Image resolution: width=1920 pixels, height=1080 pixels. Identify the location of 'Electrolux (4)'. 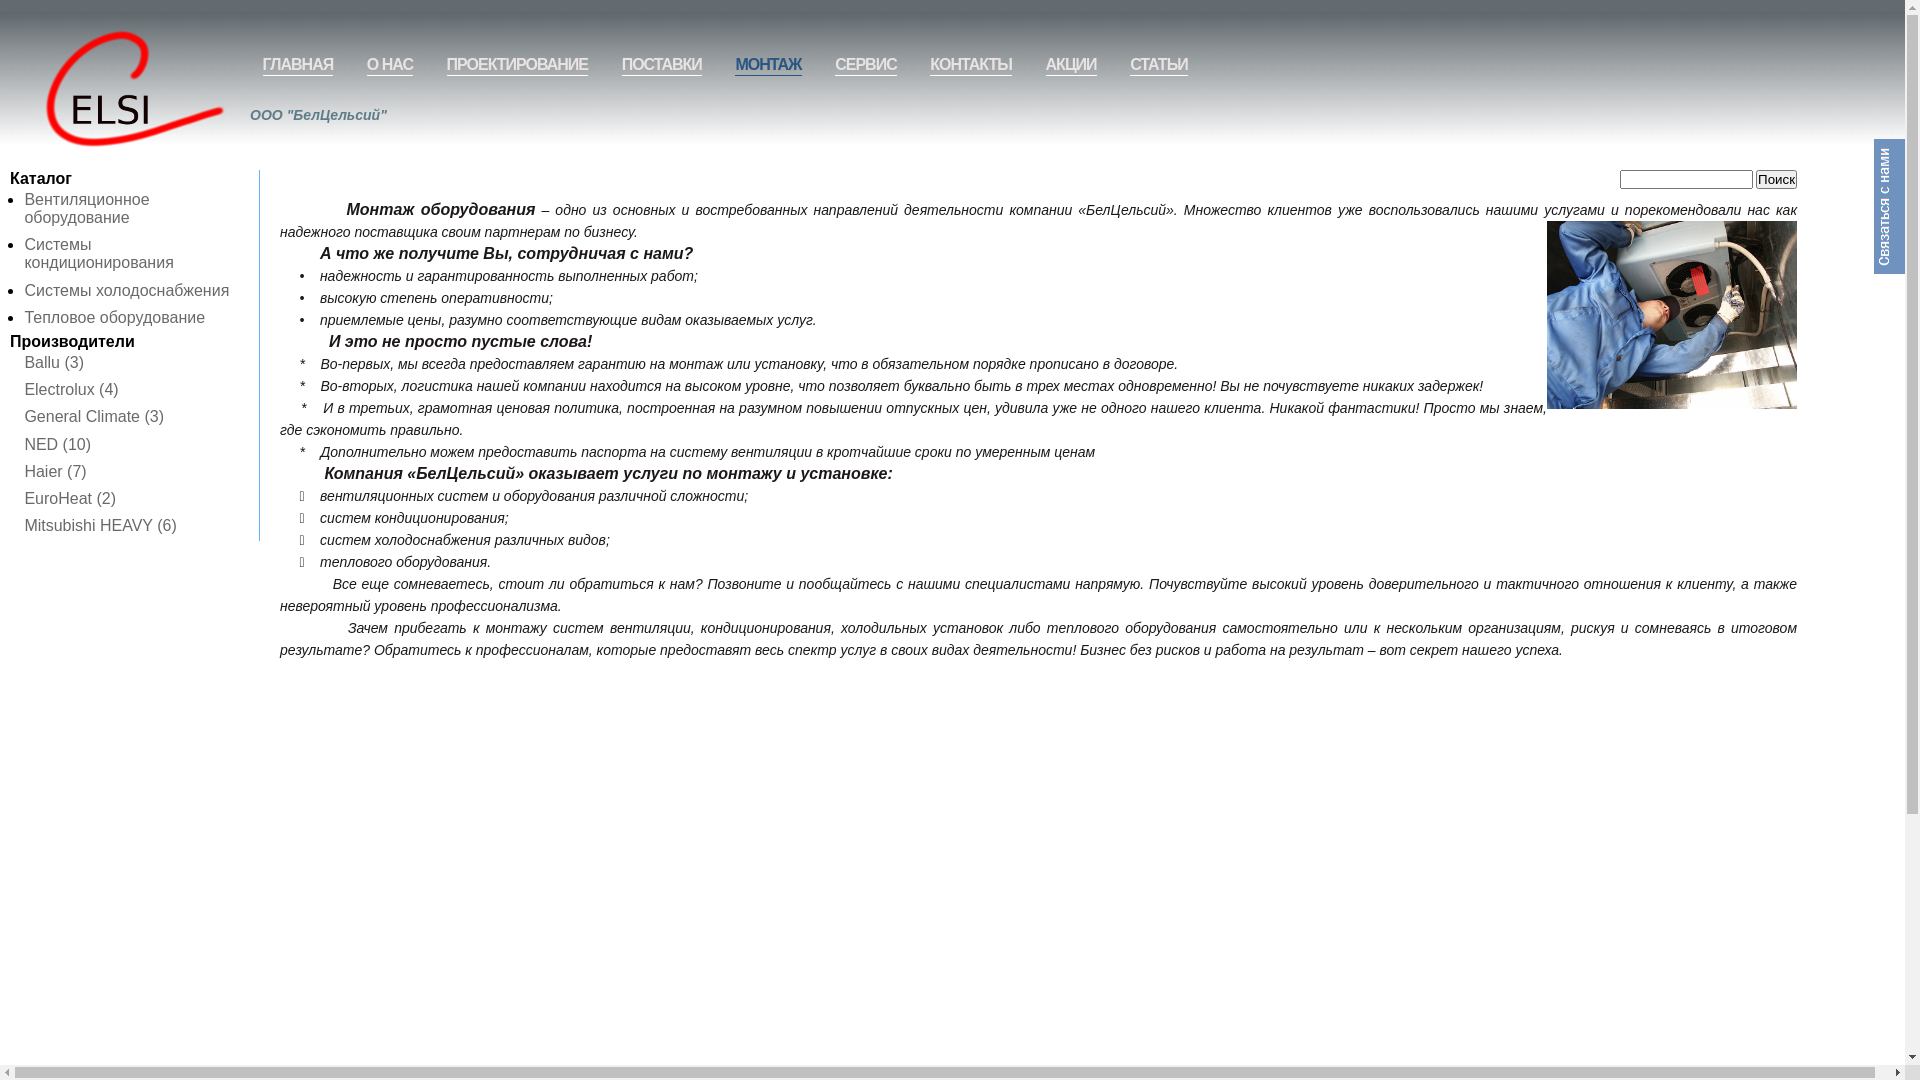
(71, 389).